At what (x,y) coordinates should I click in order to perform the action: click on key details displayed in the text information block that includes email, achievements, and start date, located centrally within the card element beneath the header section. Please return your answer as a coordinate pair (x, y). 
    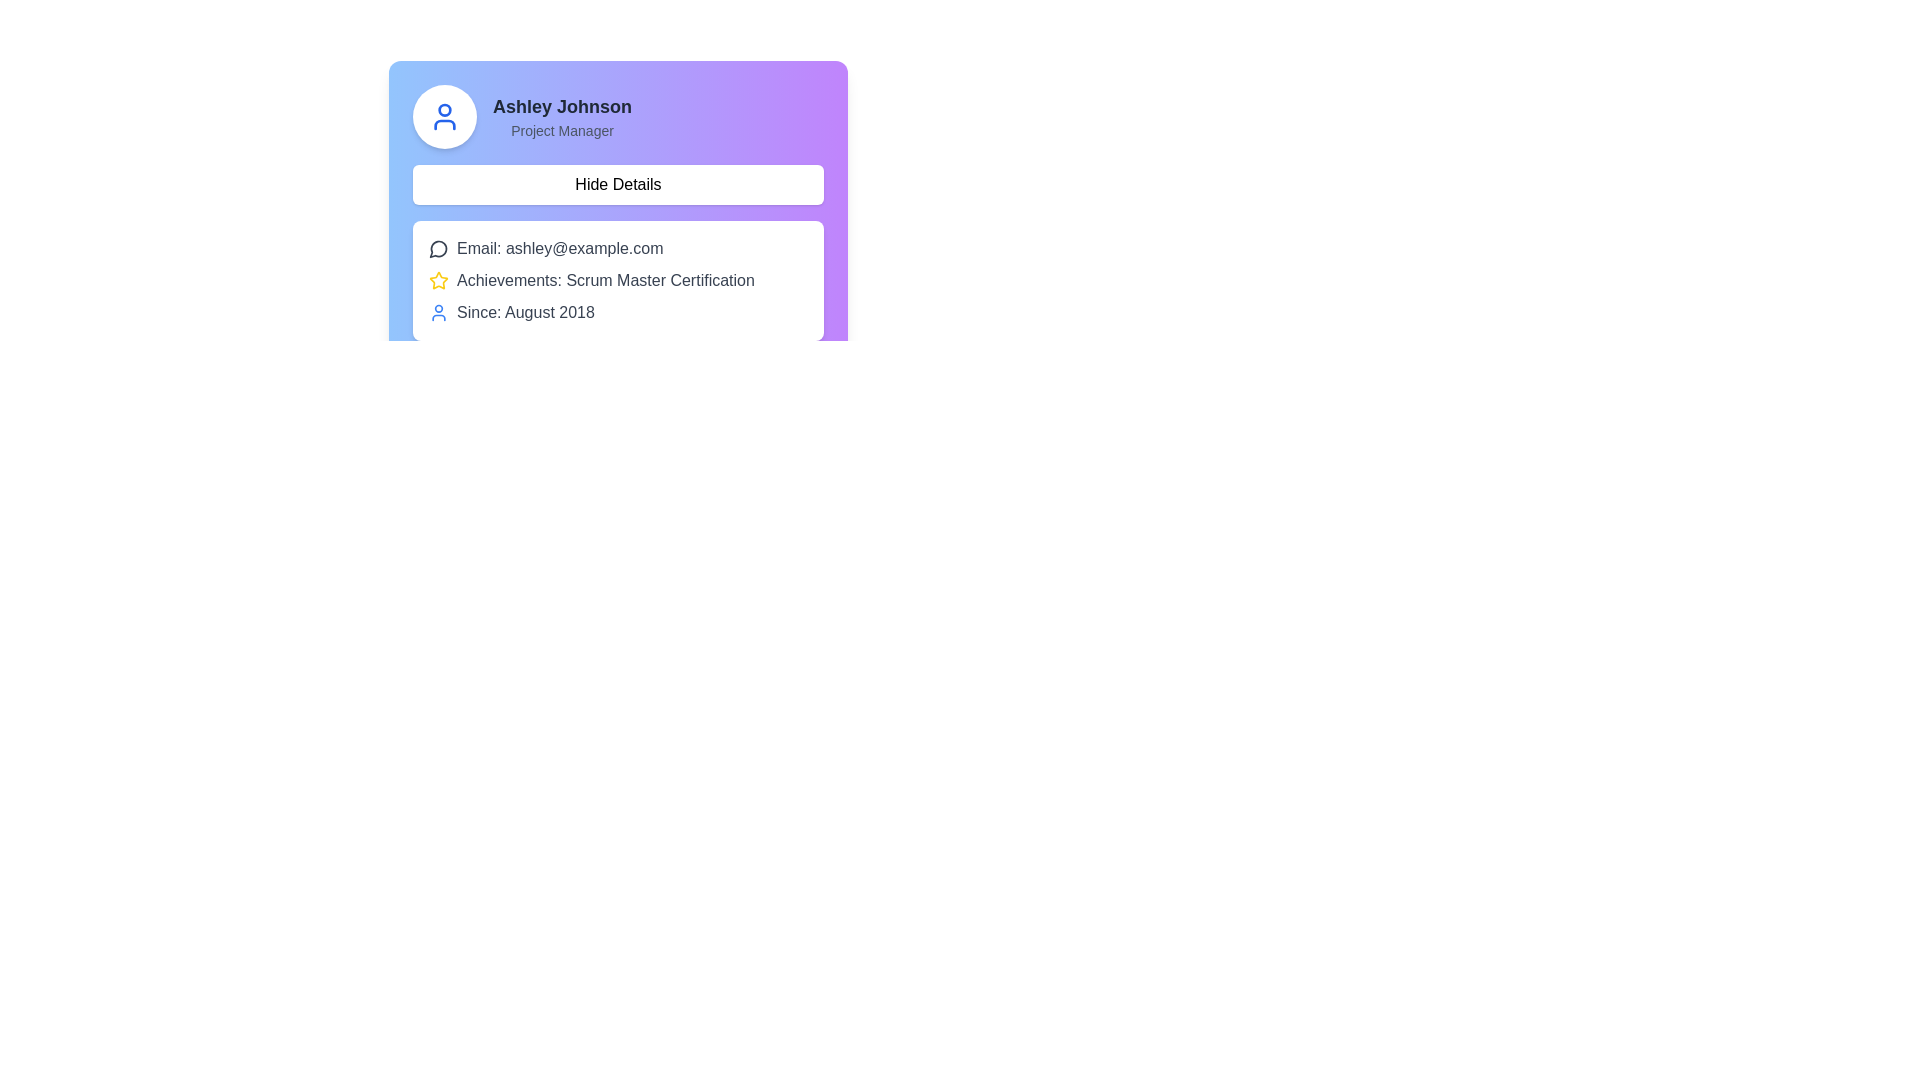
    Looking at the image, I should click on (617, 281).